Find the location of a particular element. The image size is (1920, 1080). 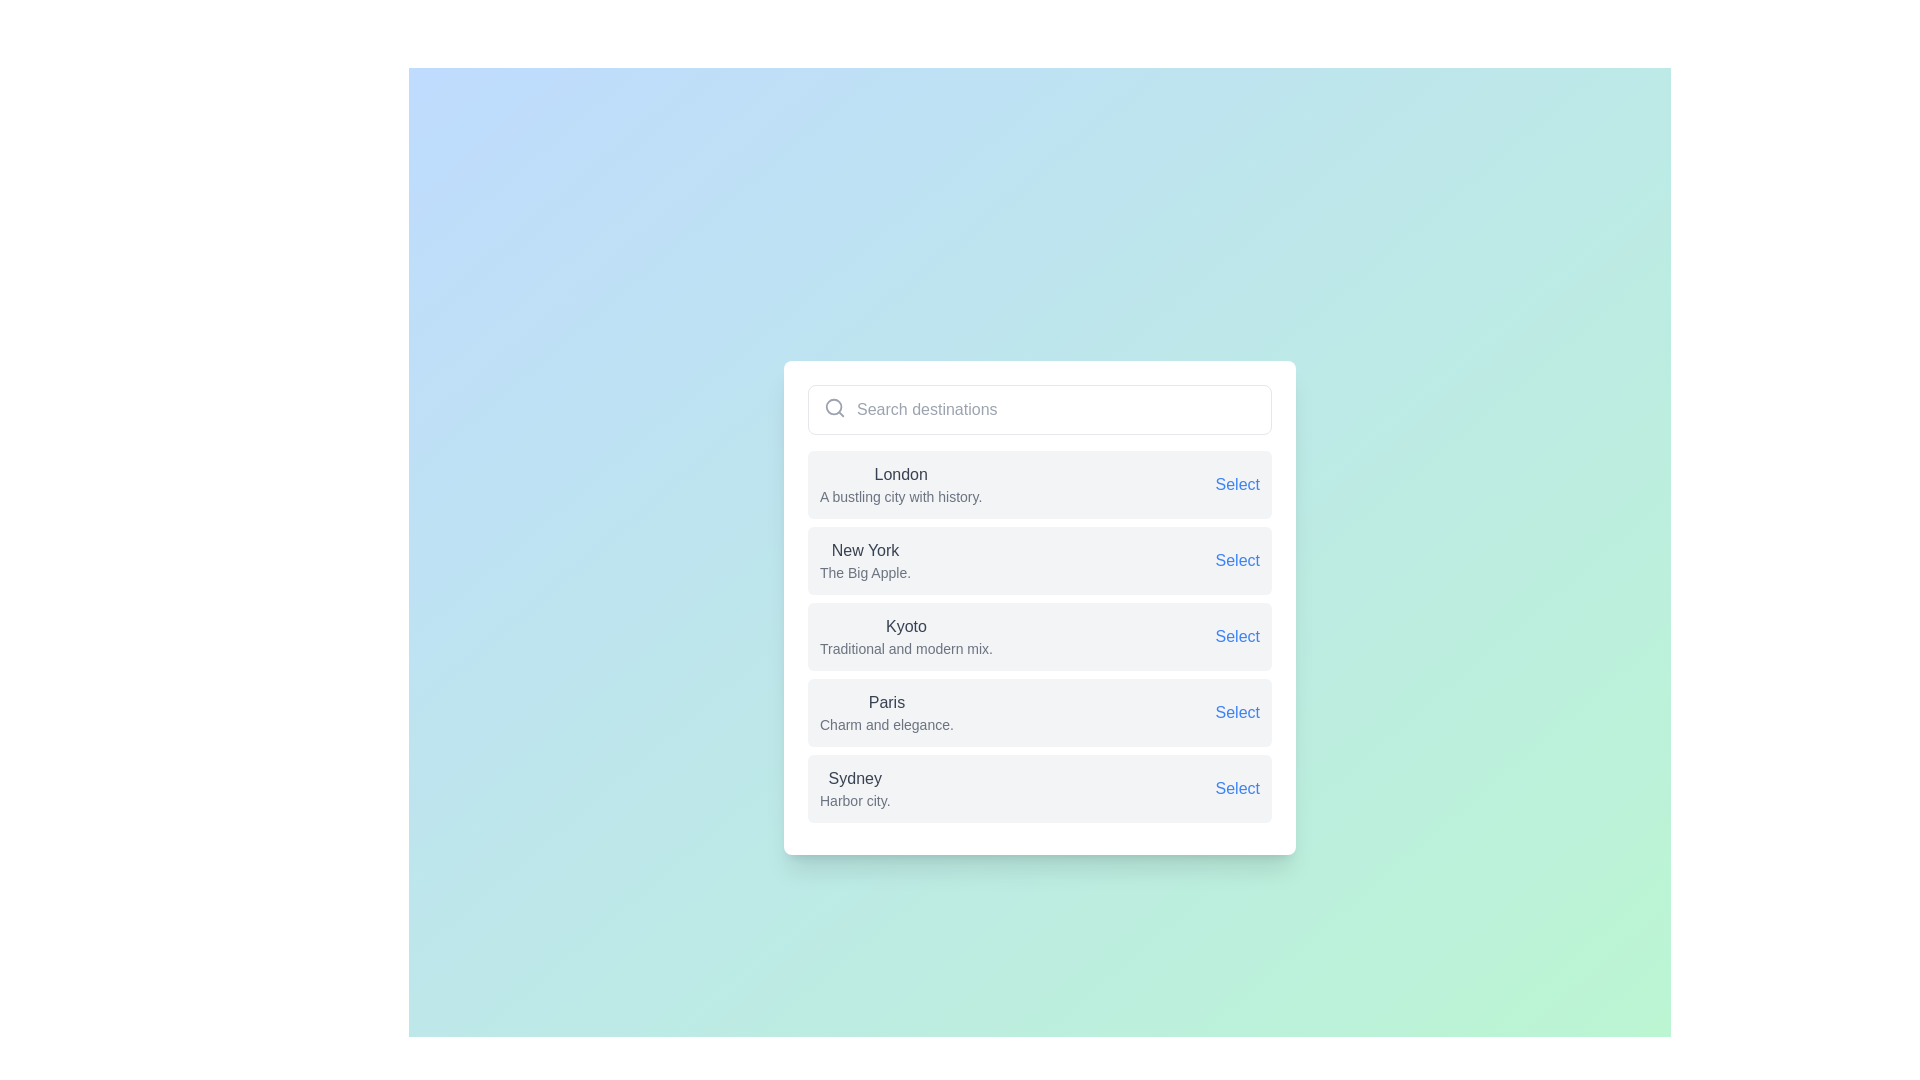

the list item labeled 'Kyoto' which has a light gray background and includes a clickable link labeled 'Select' is located at coordinates (1040, 636).